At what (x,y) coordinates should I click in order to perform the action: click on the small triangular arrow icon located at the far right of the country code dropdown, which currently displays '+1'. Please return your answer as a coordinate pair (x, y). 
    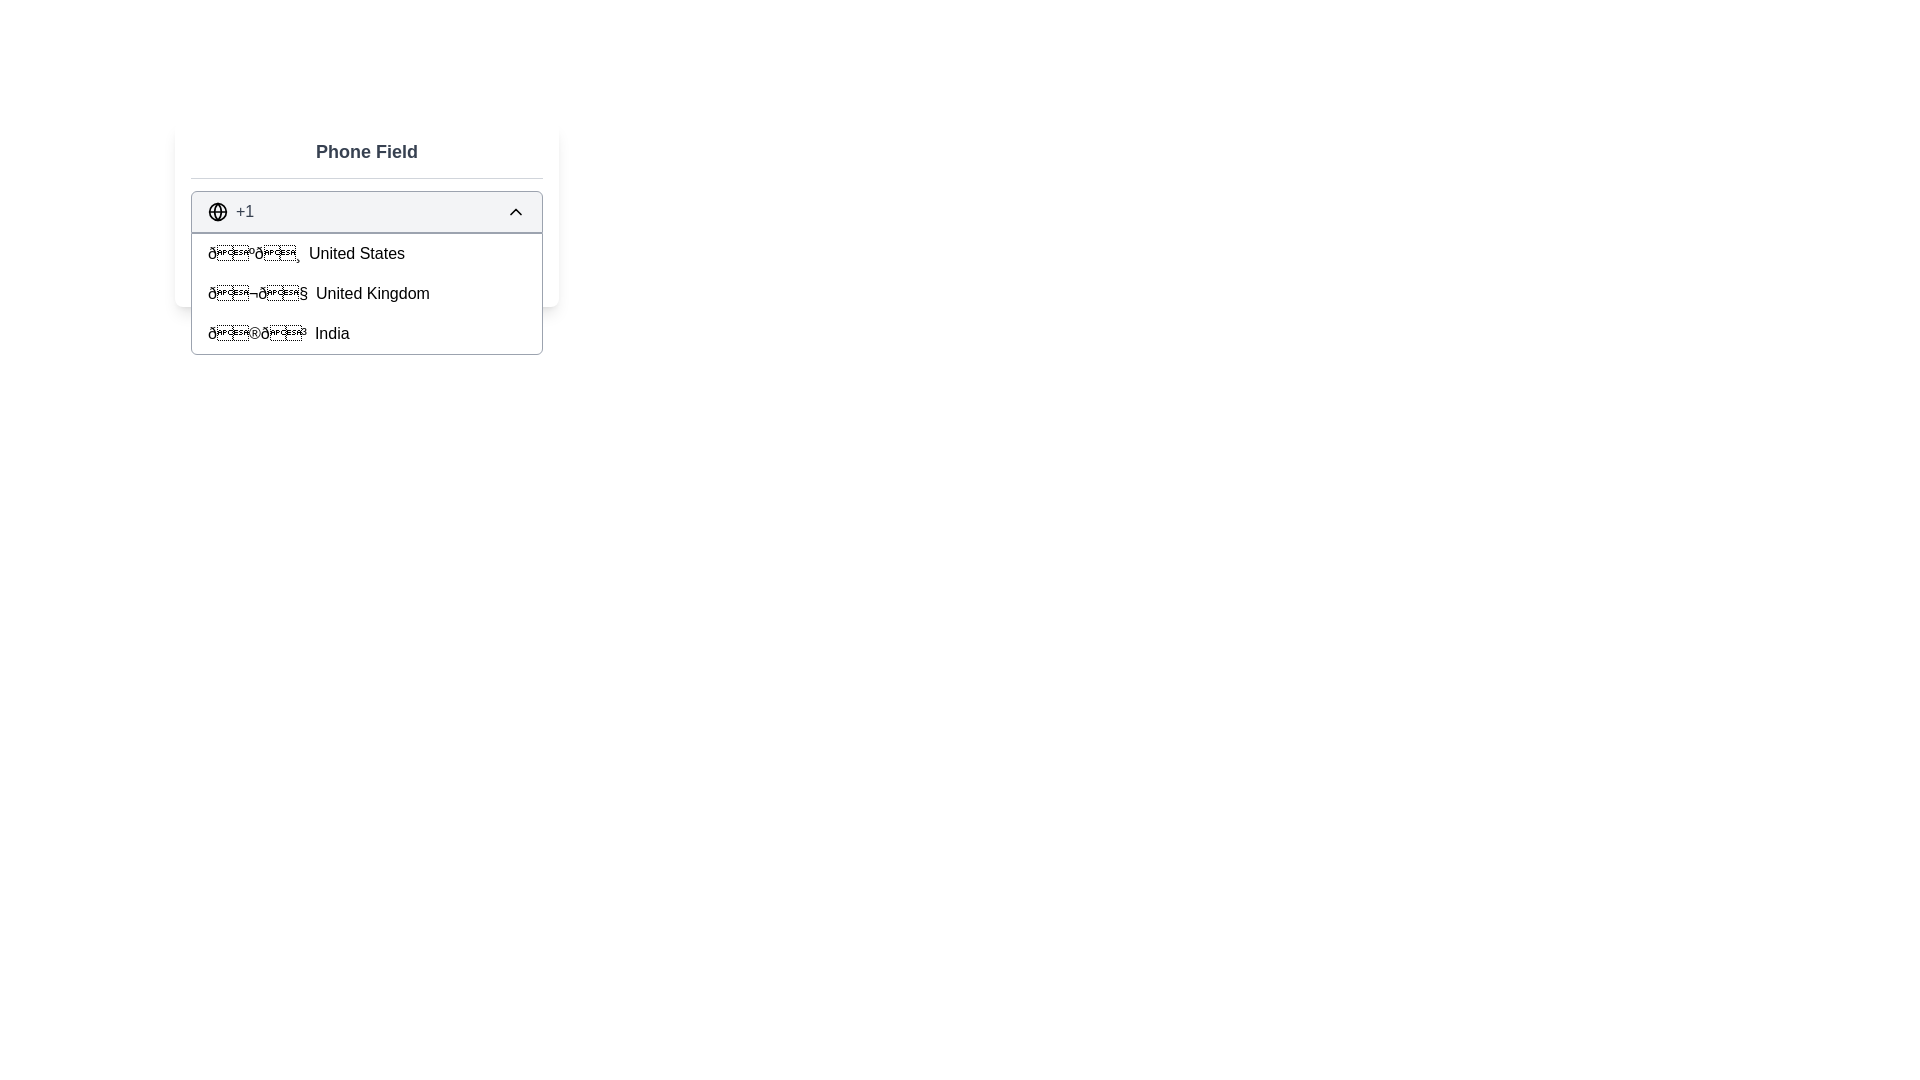
    Looking at the image, I should click on (515, 212).